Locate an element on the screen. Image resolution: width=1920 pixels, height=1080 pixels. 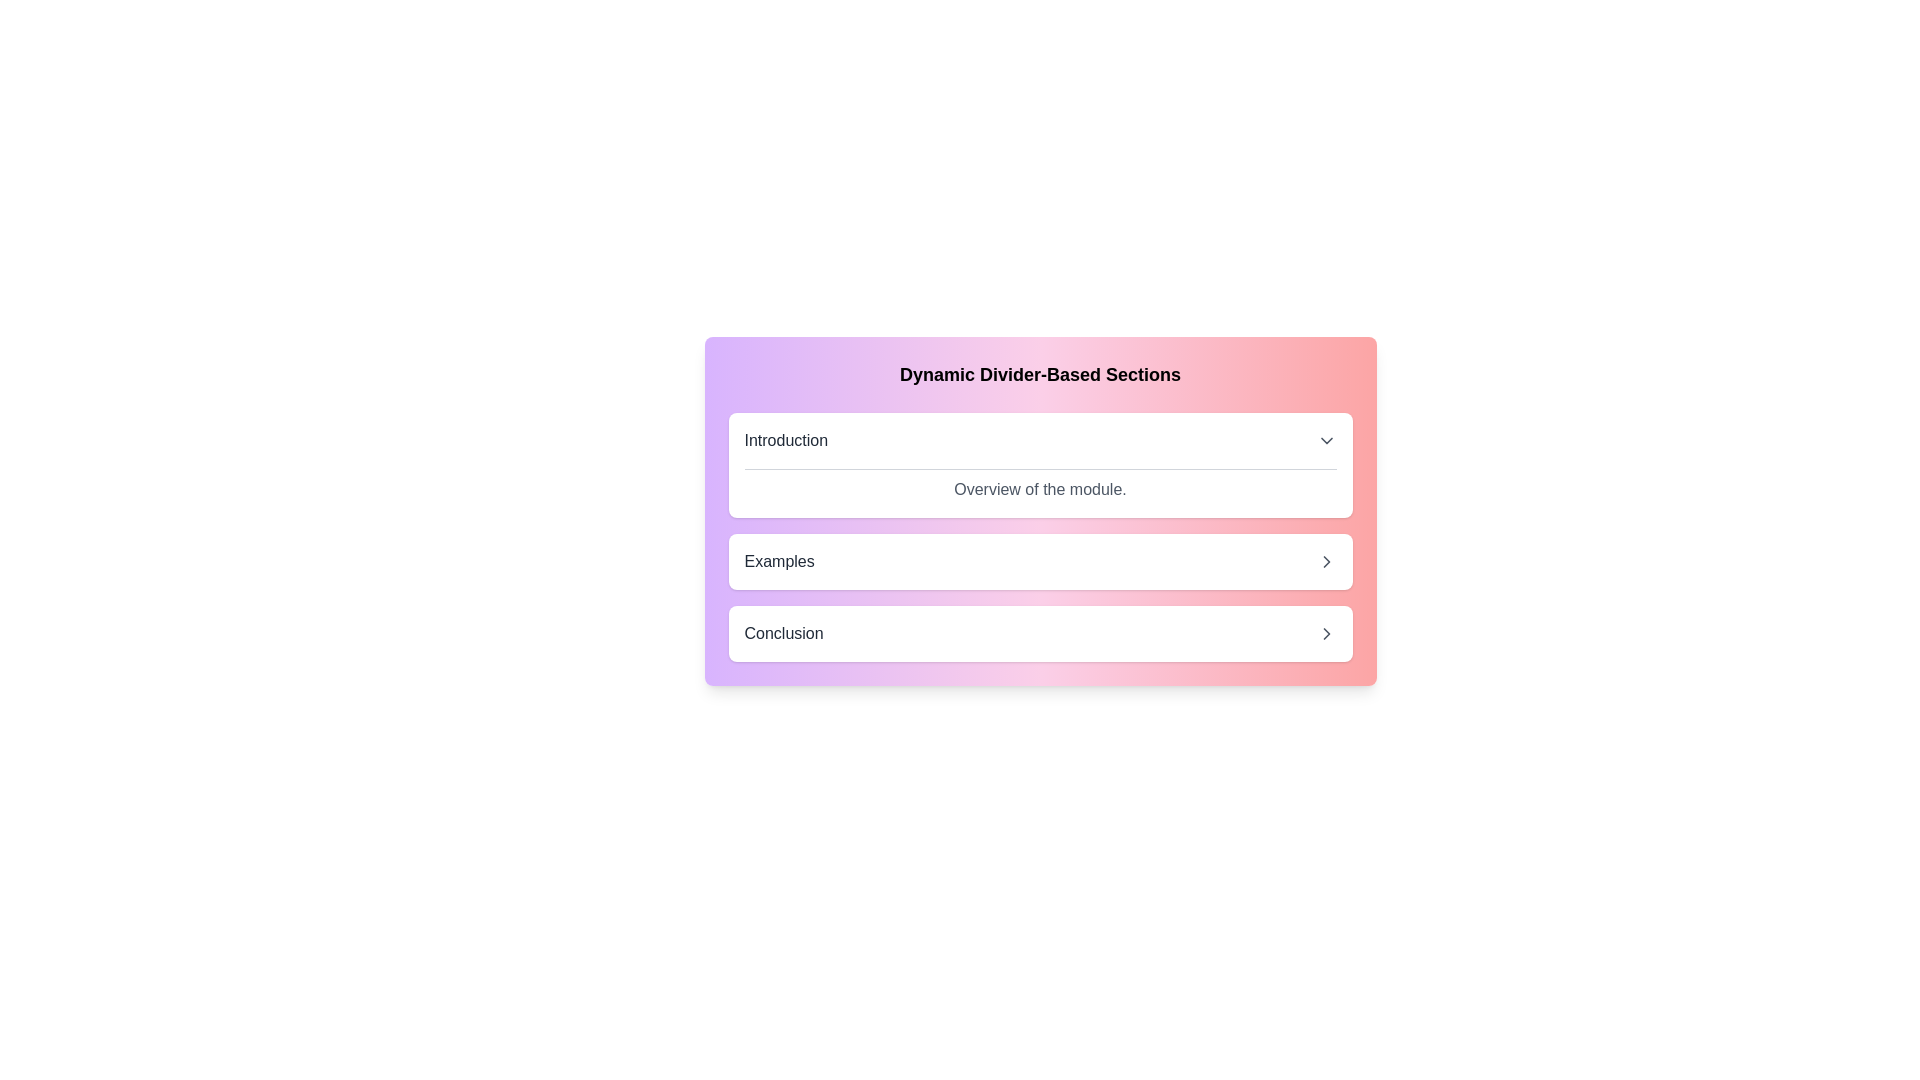
the right-facing chevron icon, which is gray and indicates a clickable section, located next to the 'Examples' label is located at coordinates (1326, 562).